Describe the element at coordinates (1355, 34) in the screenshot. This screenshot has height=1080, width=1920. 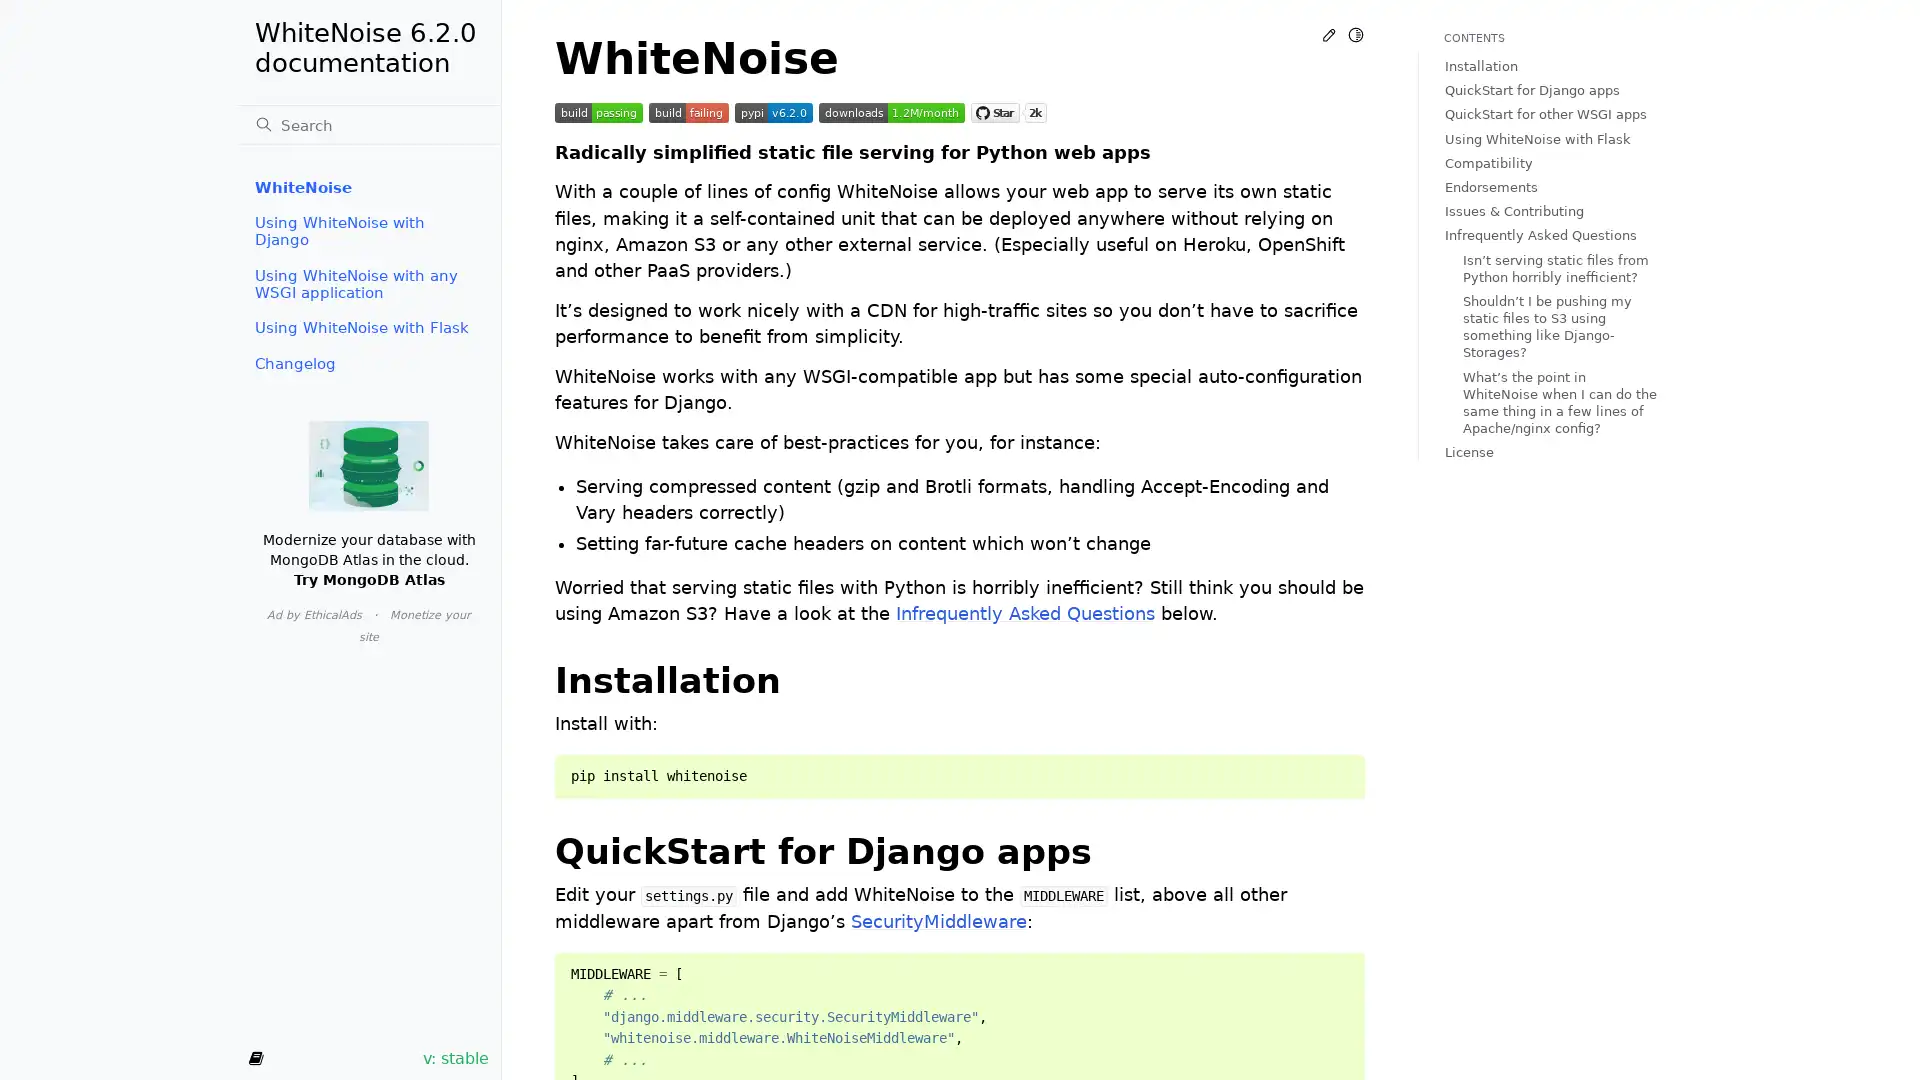
I see `Toggle Light / Dark / Auto color theme` at that location.